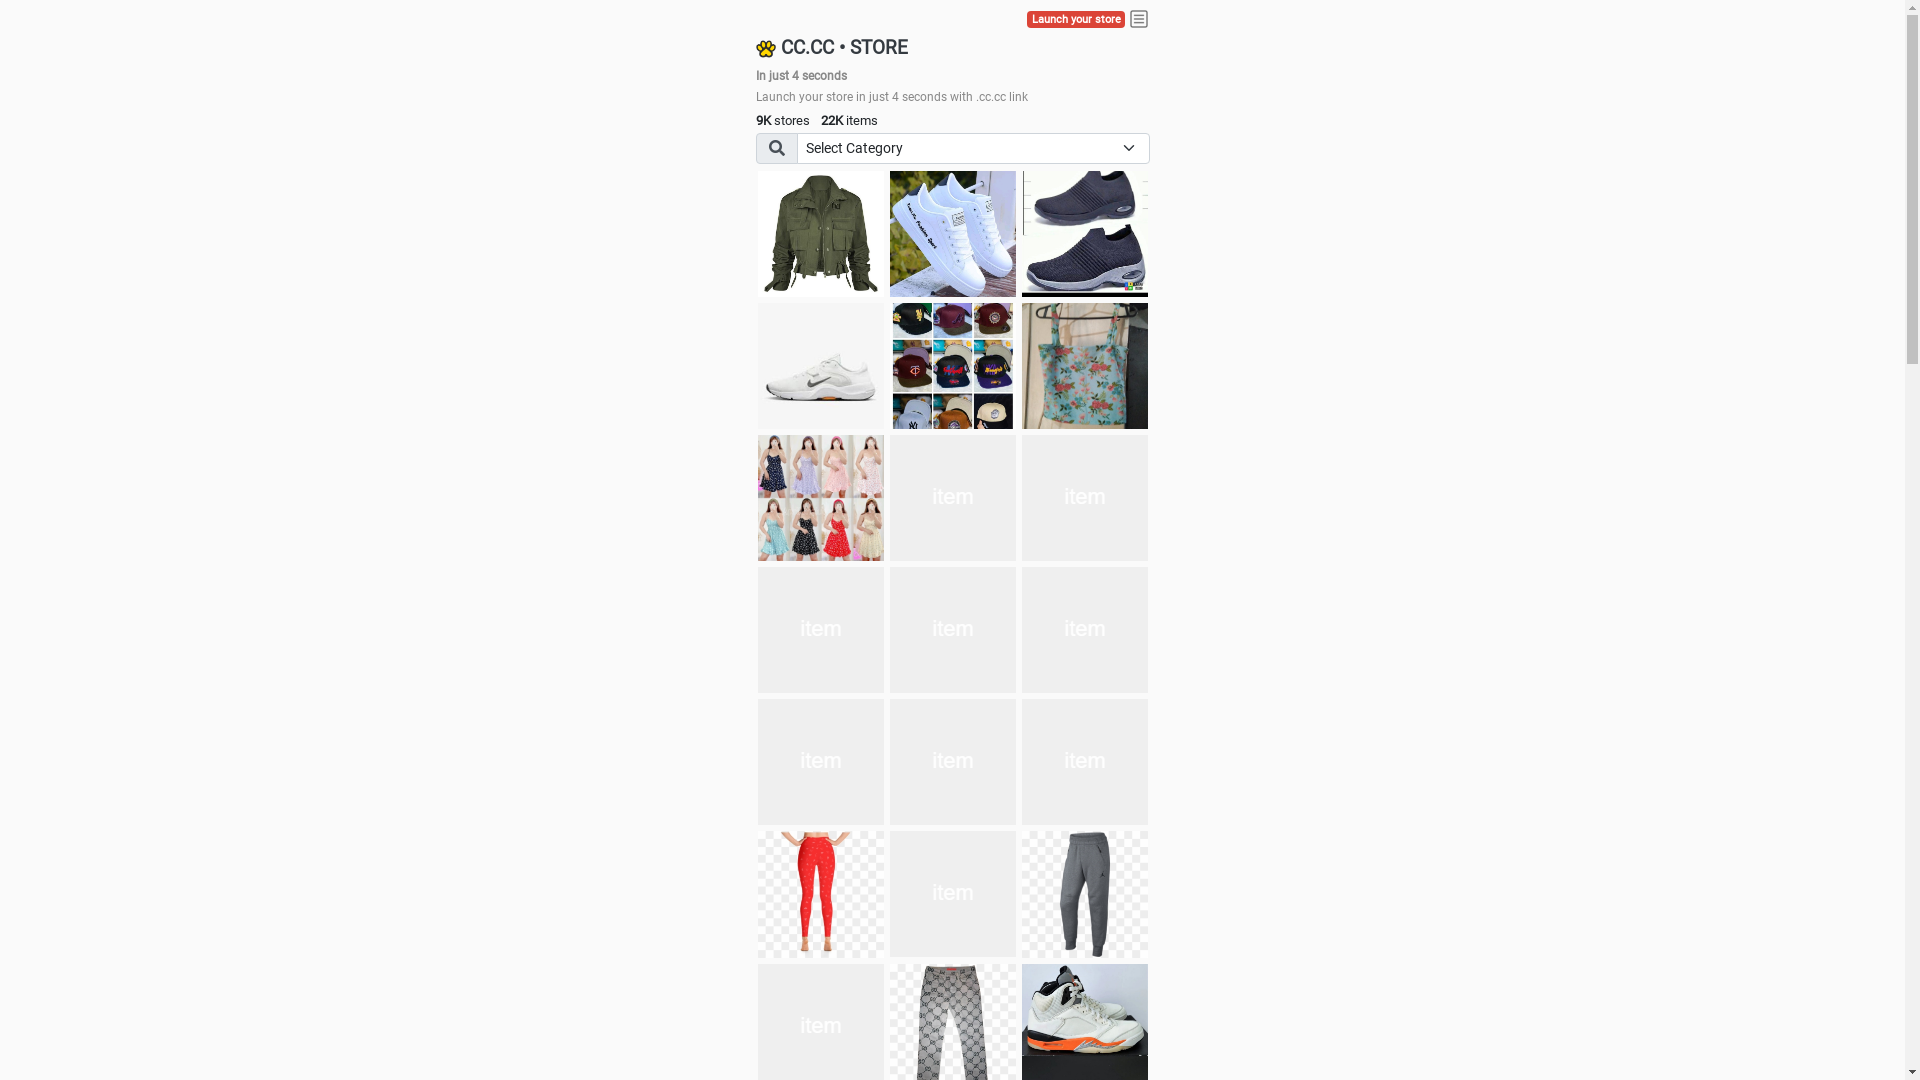  Describe the element at coordinates (952, 233) in the screenshot. I see `'white shoes'` at that location.